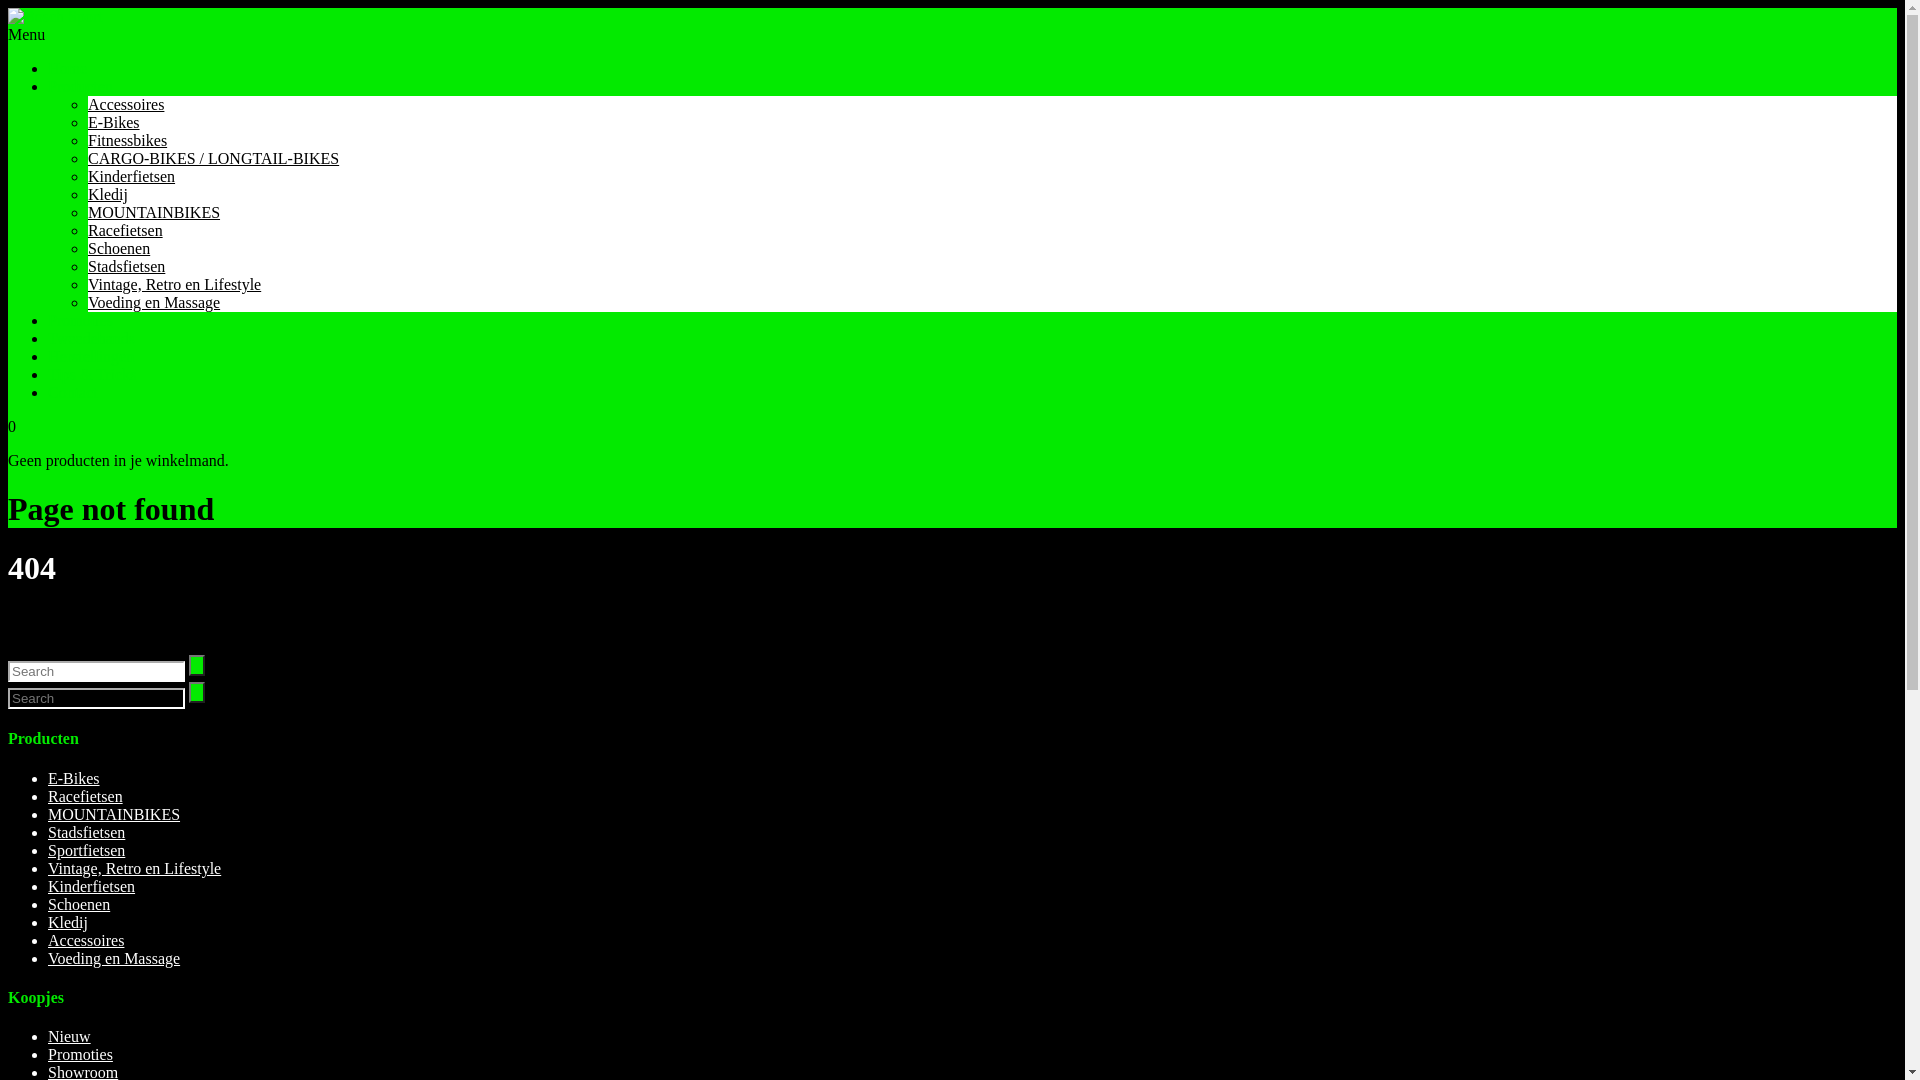 The width and height of the screenshot is (1920, 1080). What do you see at coordinates (48, 922) in the screenshot?
I see `'Kledij'` at bounding box center [48, 922].